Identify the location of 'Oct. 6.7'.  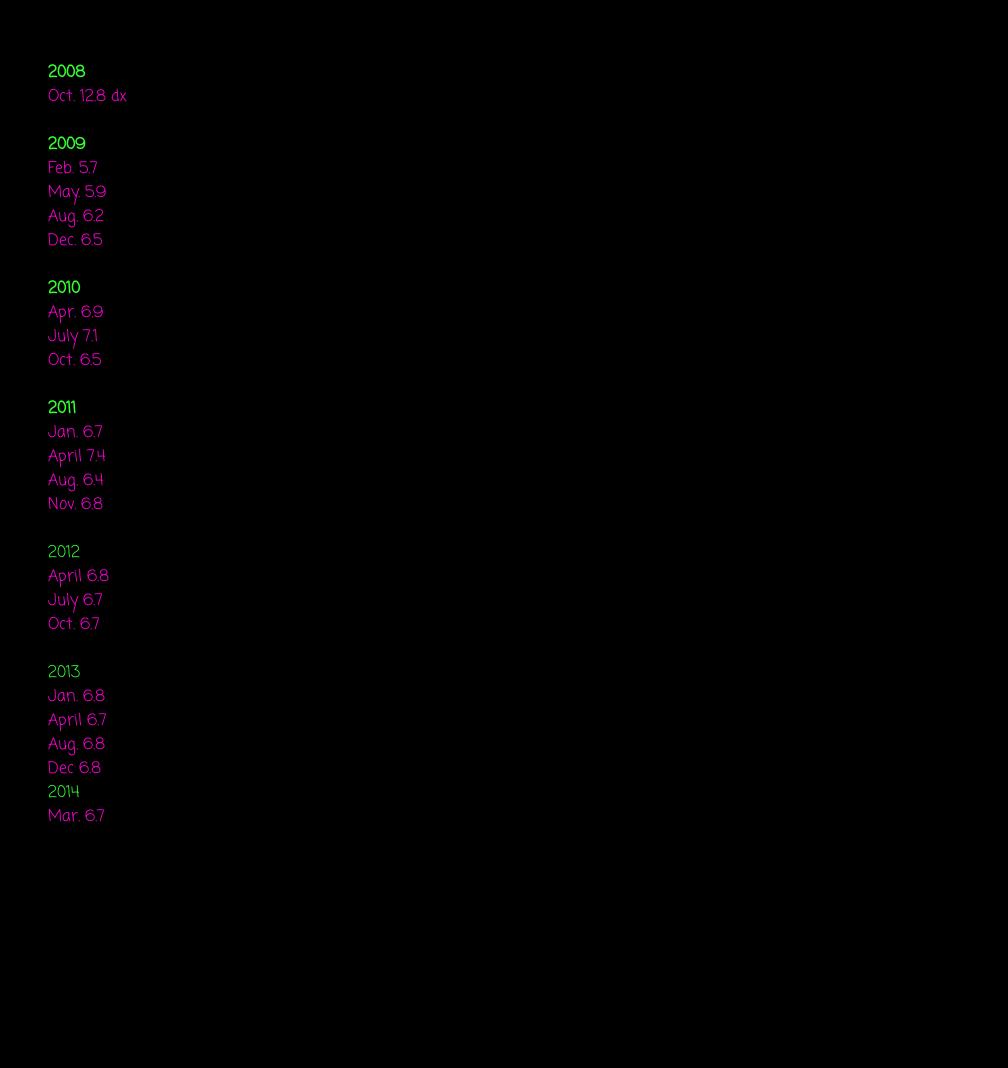
(73, 623).